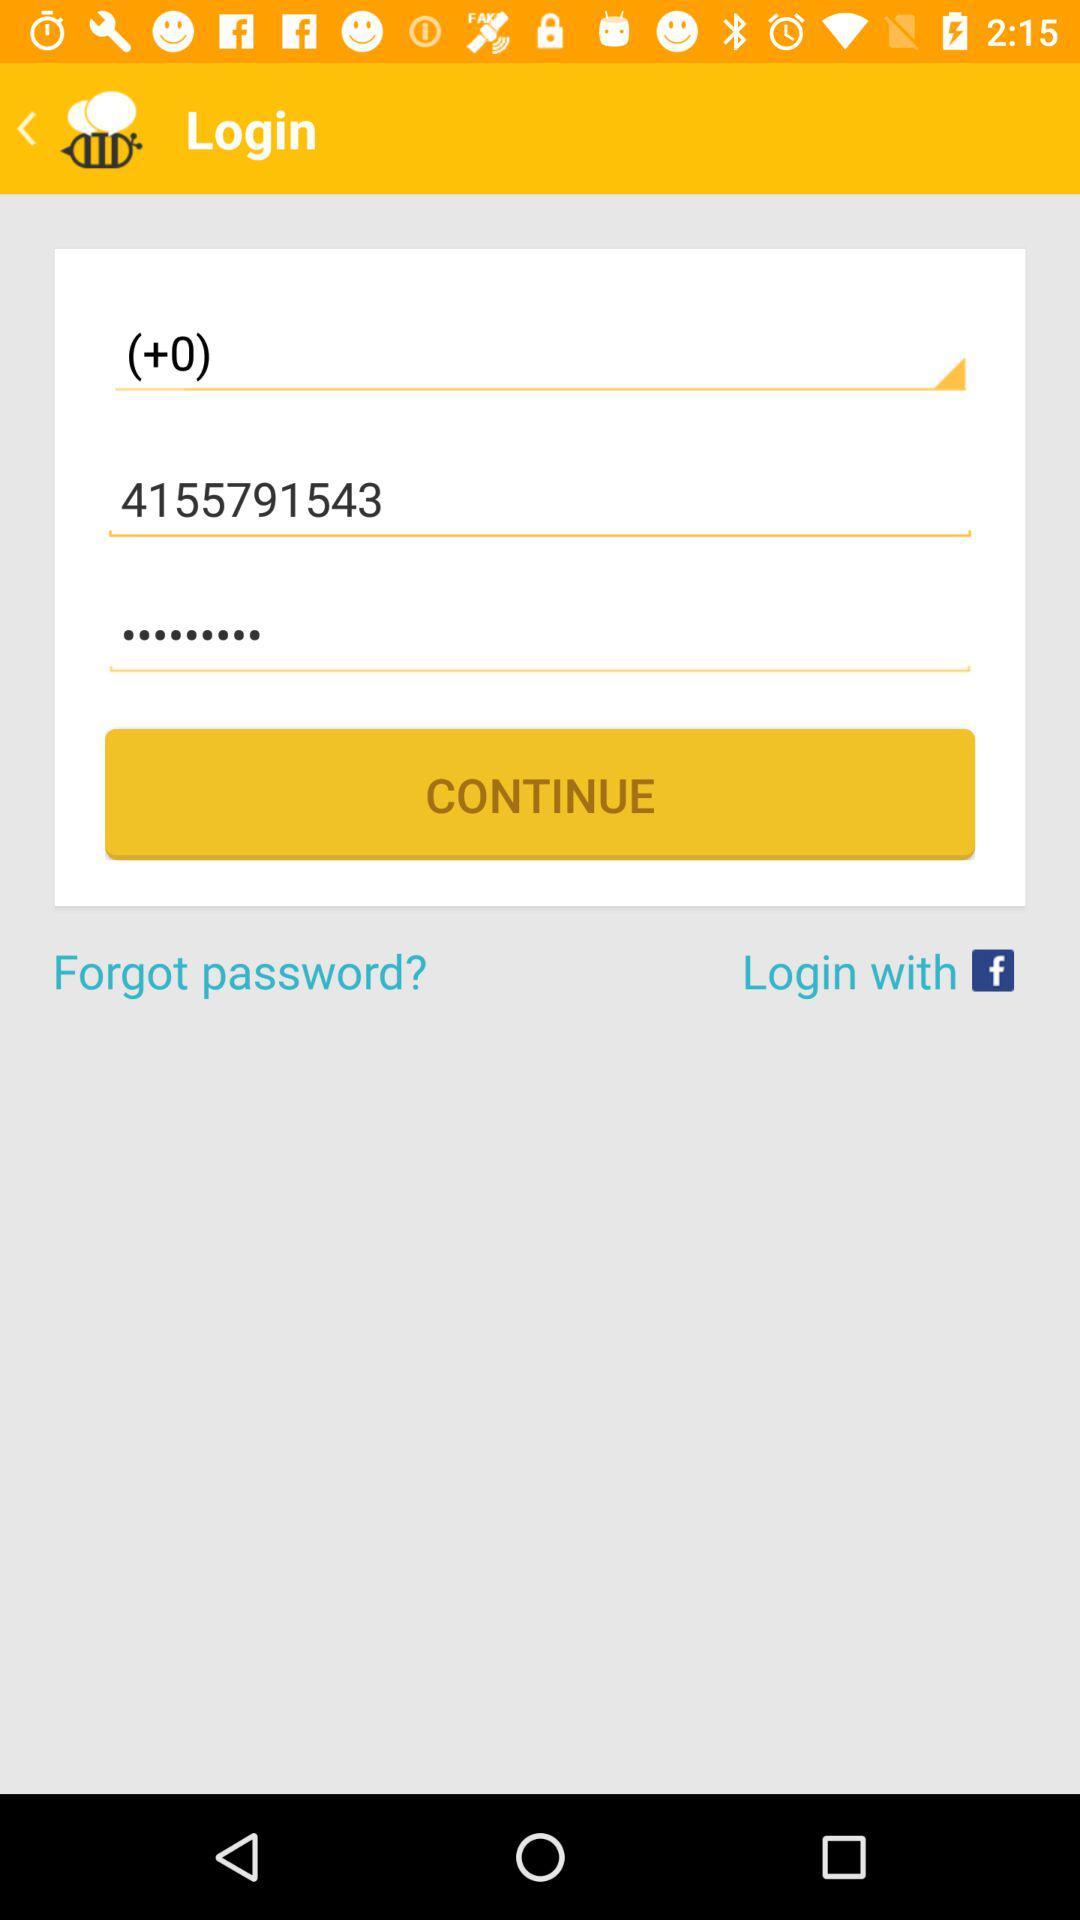 This screenshot has width=1080, height=1920. Describe the element at coordinates (540, 352) in the screenshot. I see `the (+0) icon` at that location.